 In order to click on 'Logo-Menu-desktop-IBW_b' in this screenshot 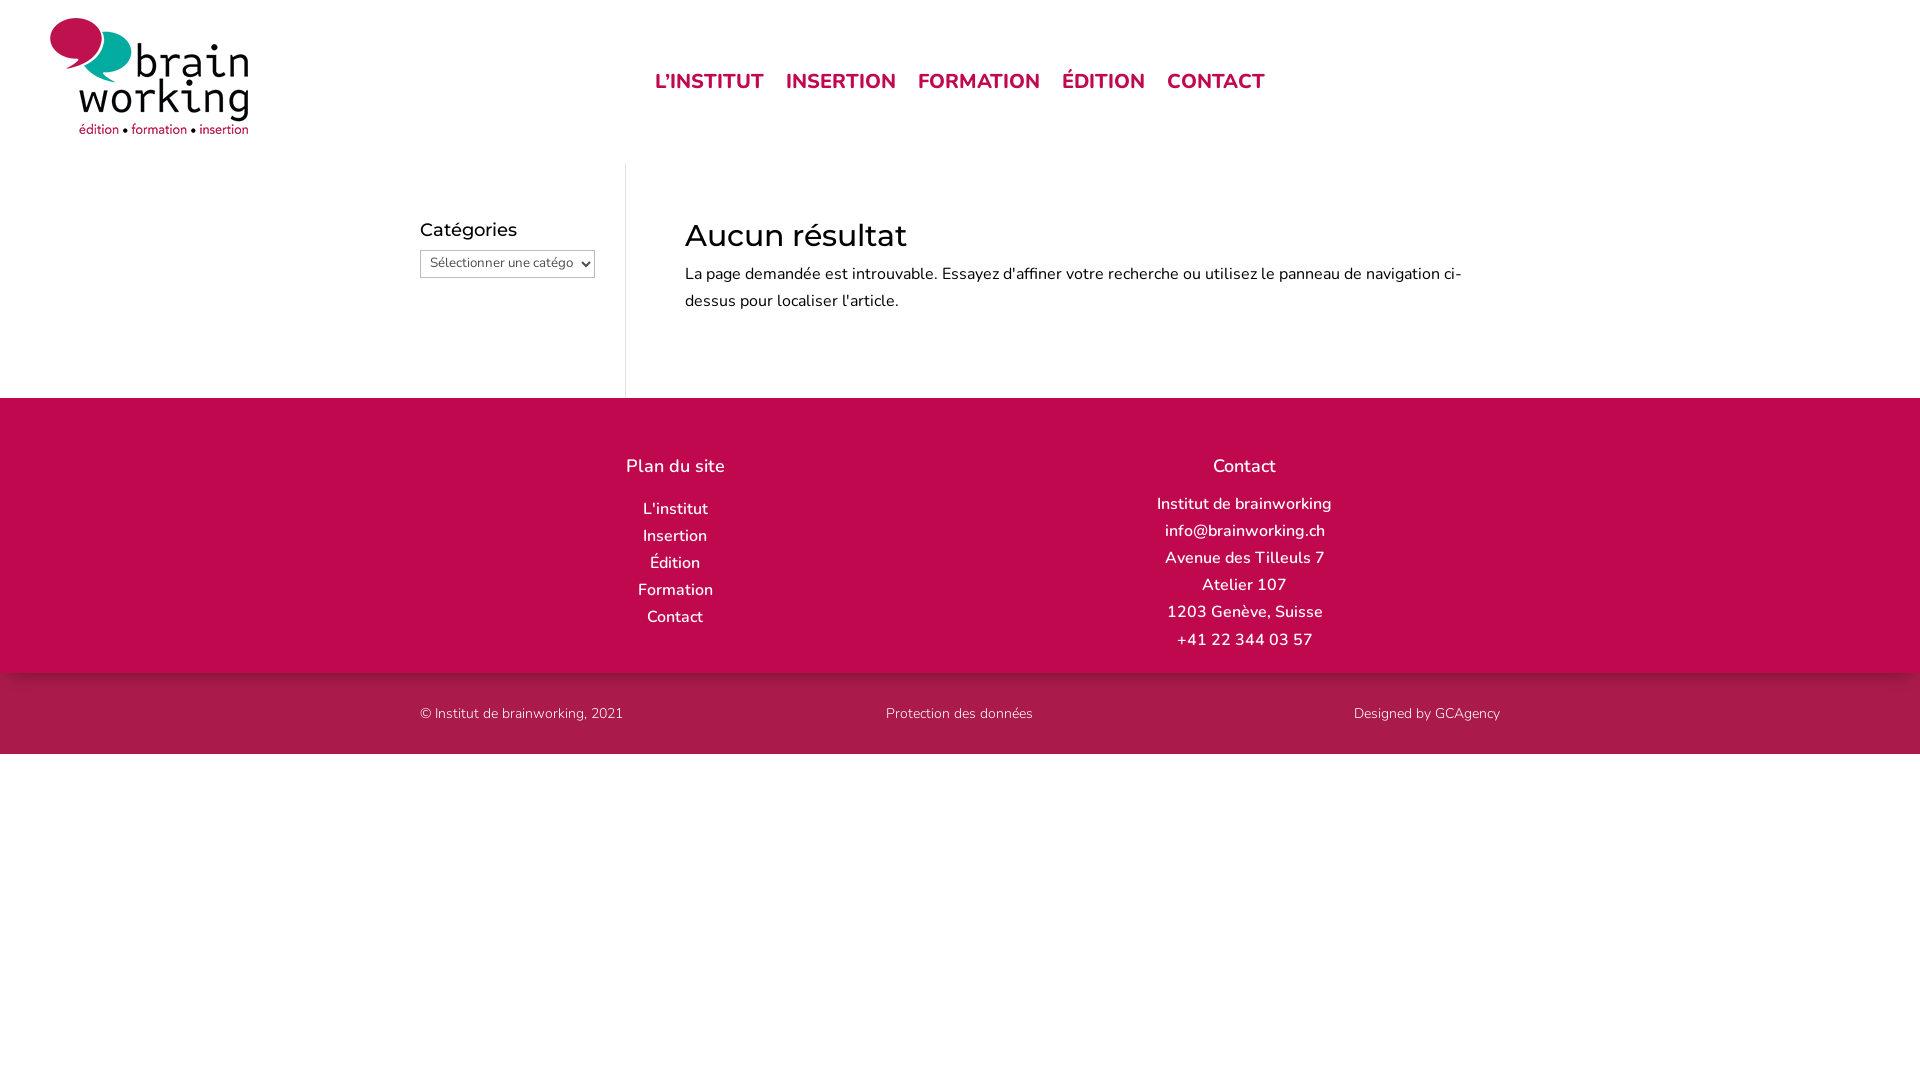, I will do `click(148, 75)`.